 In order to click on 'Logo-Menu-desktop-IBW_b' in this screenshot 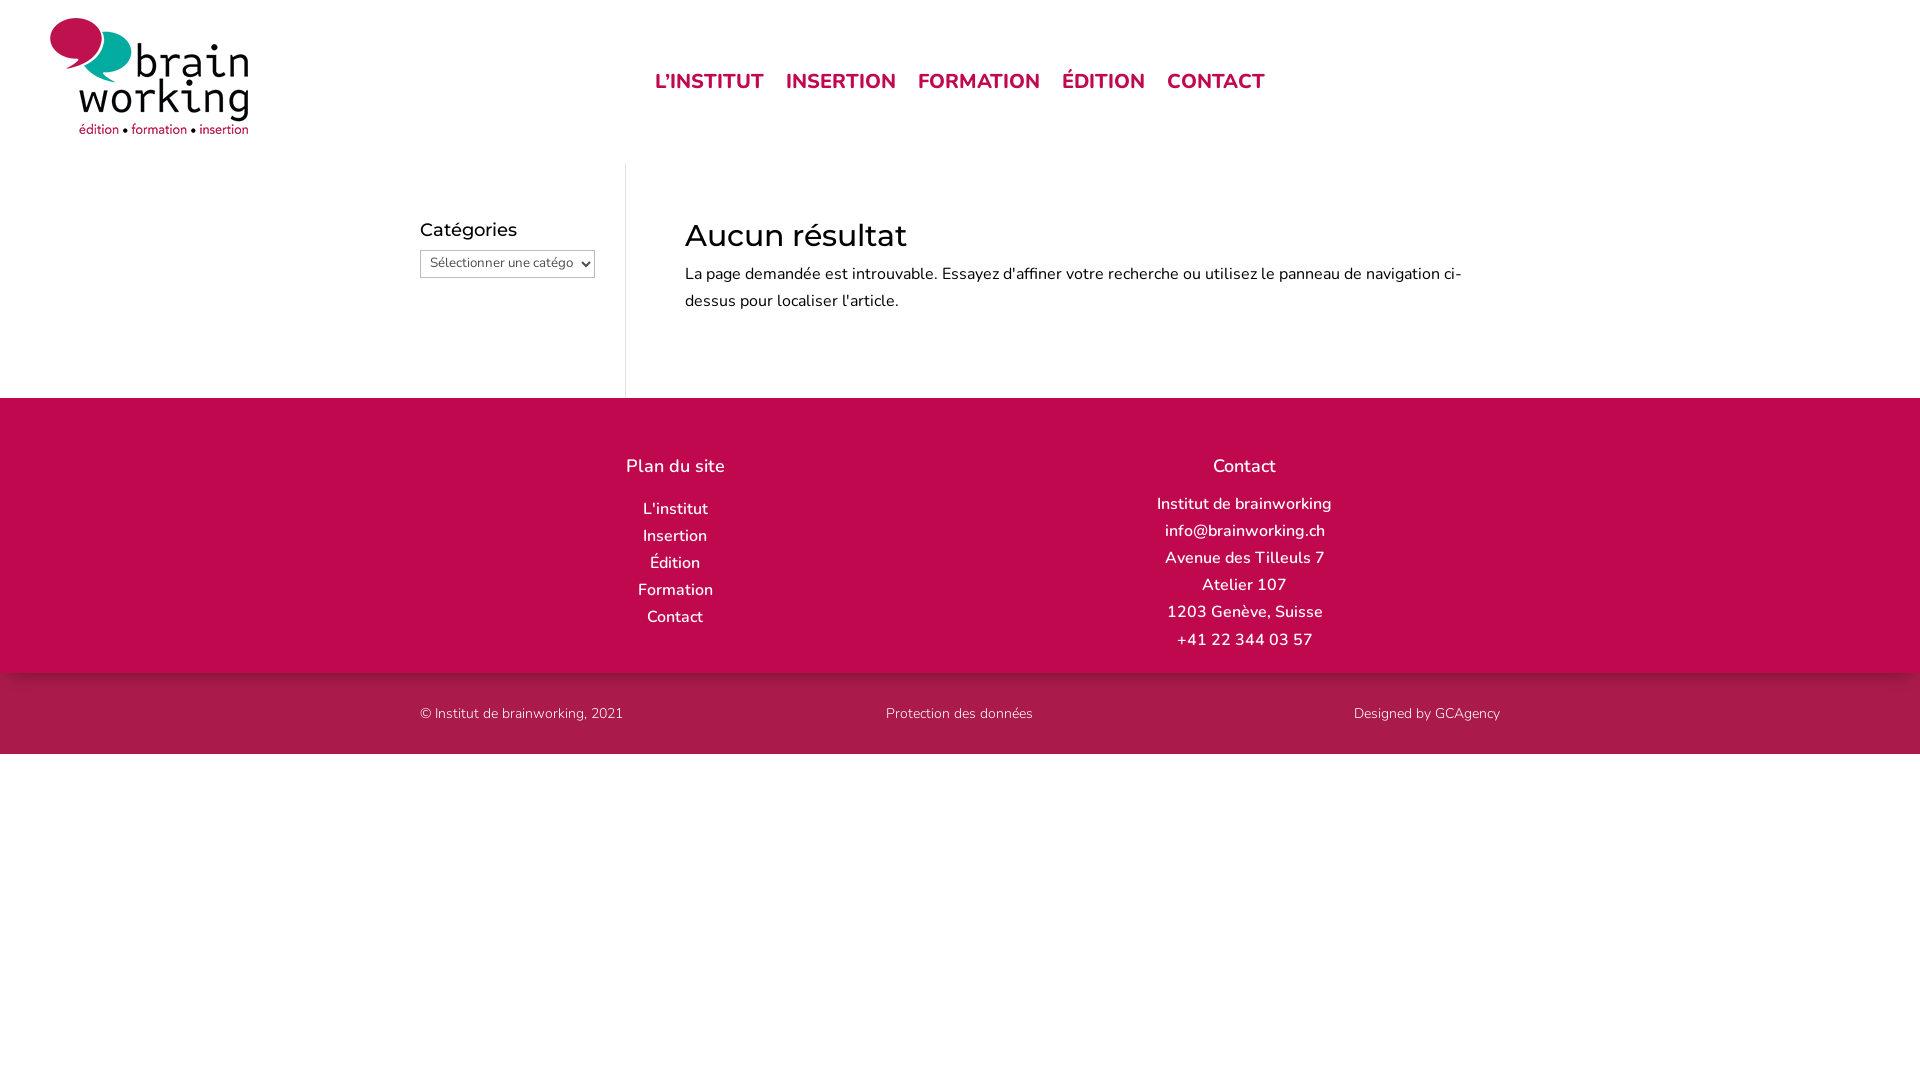, I will do `click(148, 75)`.